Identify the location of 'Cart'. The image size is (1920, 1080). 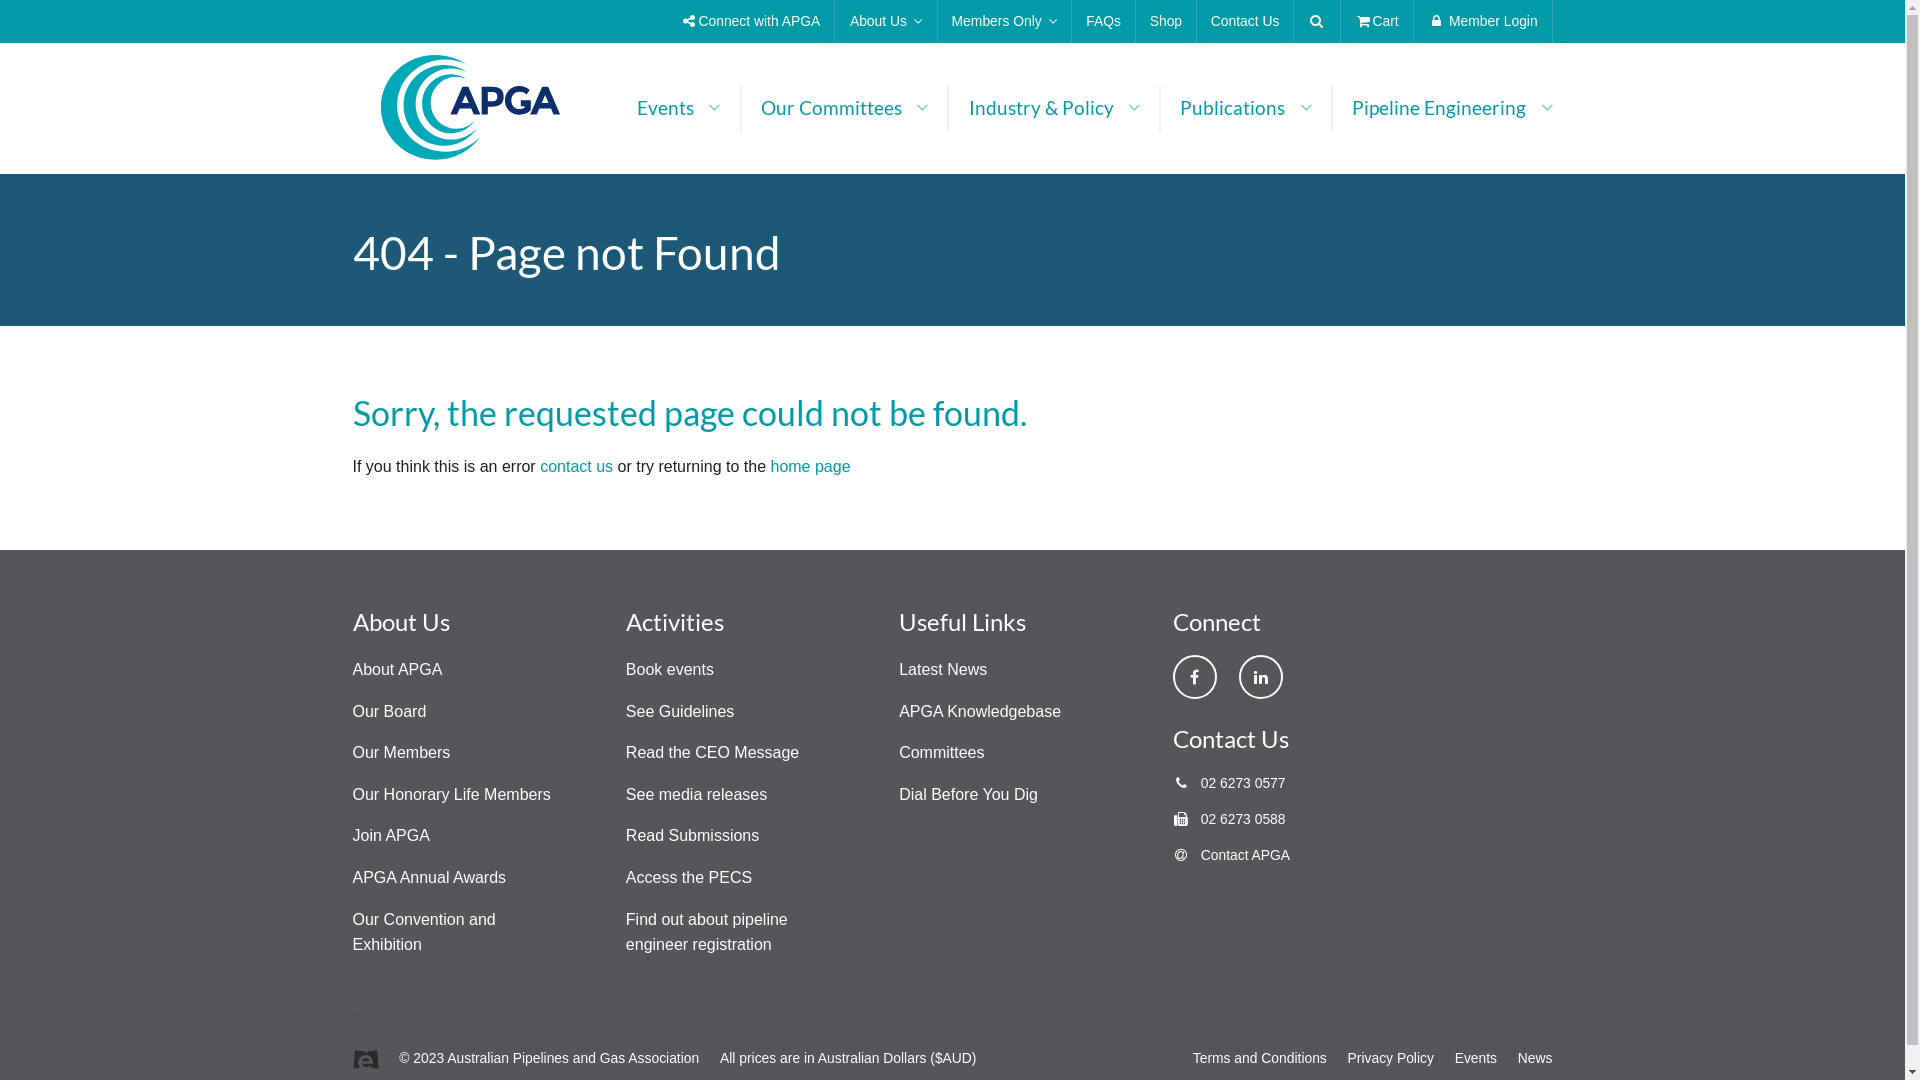
(1376, 21).